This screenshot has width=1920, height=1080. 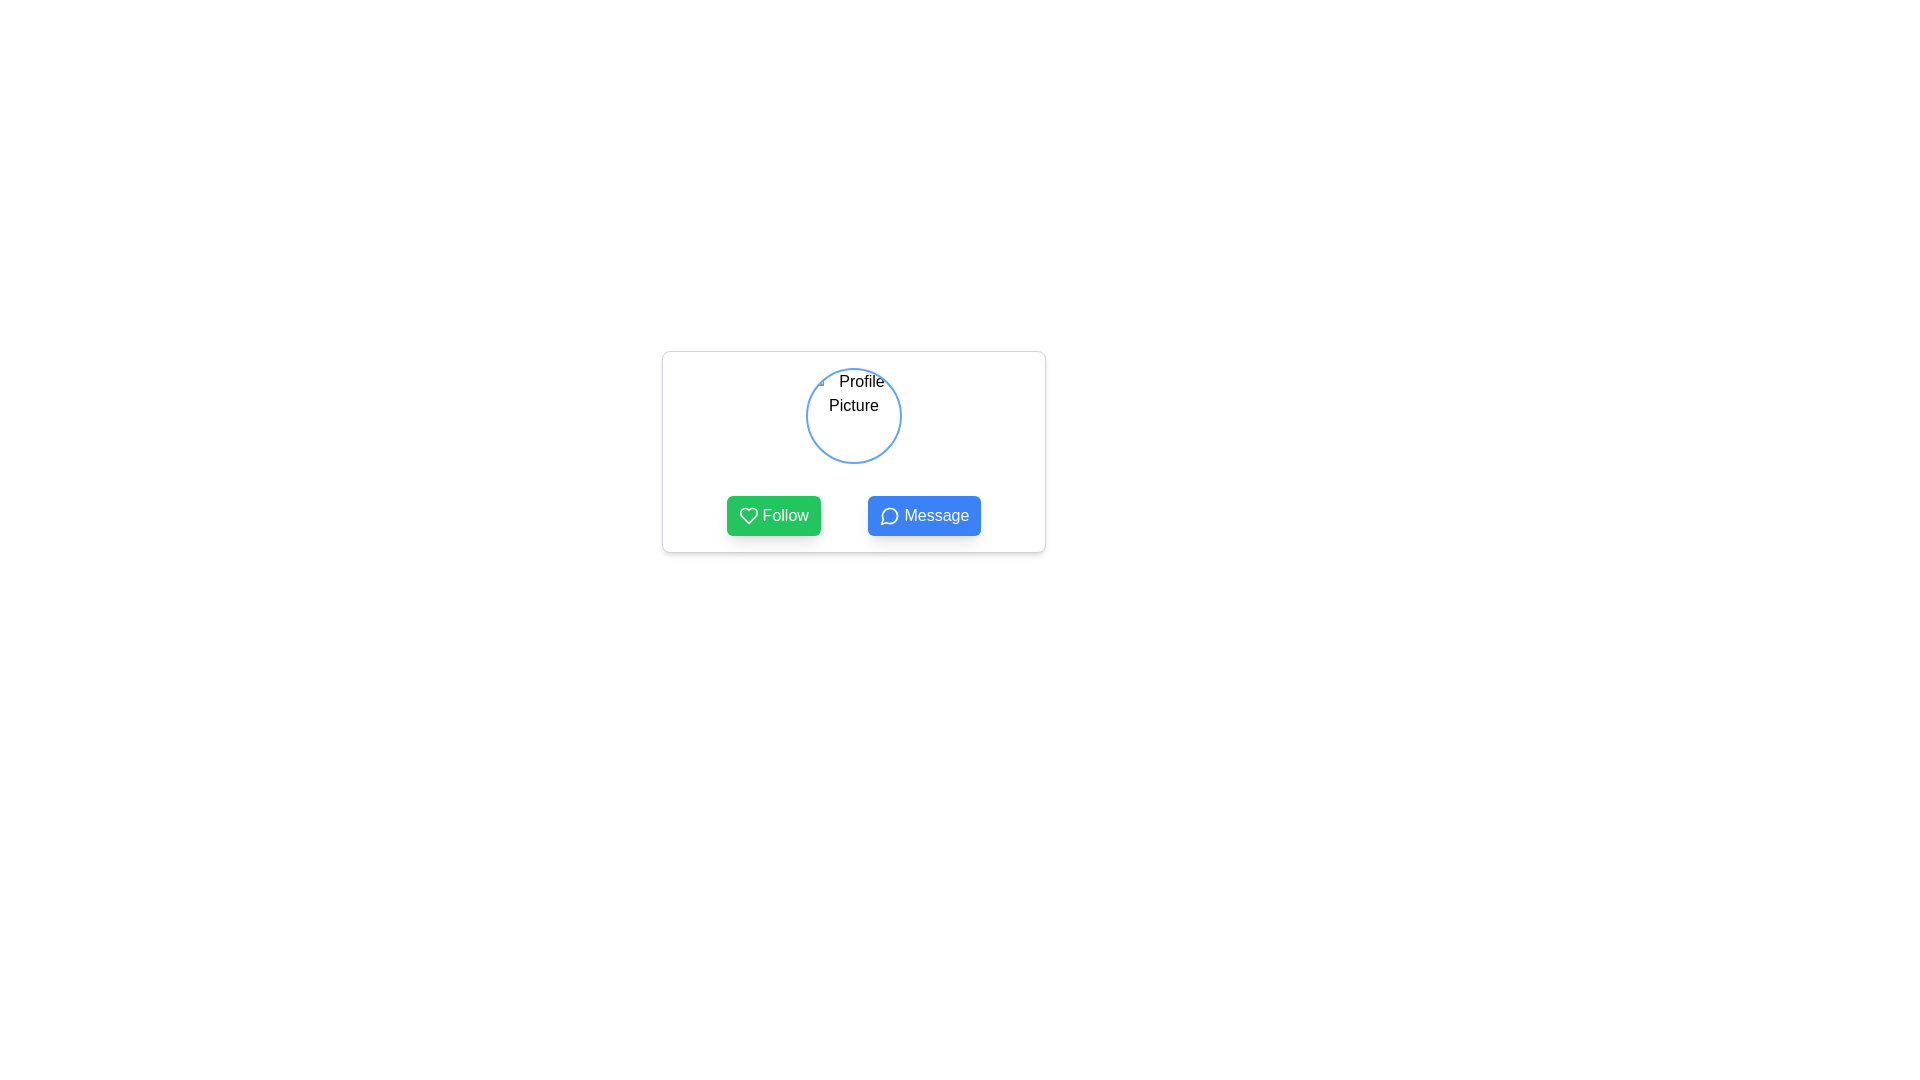 What do you see at coordinates (747, 515) in the screenshot?
I see `the heart-shaped icon located below the circular profile picture to favorite` at bounding box center [747, 515].